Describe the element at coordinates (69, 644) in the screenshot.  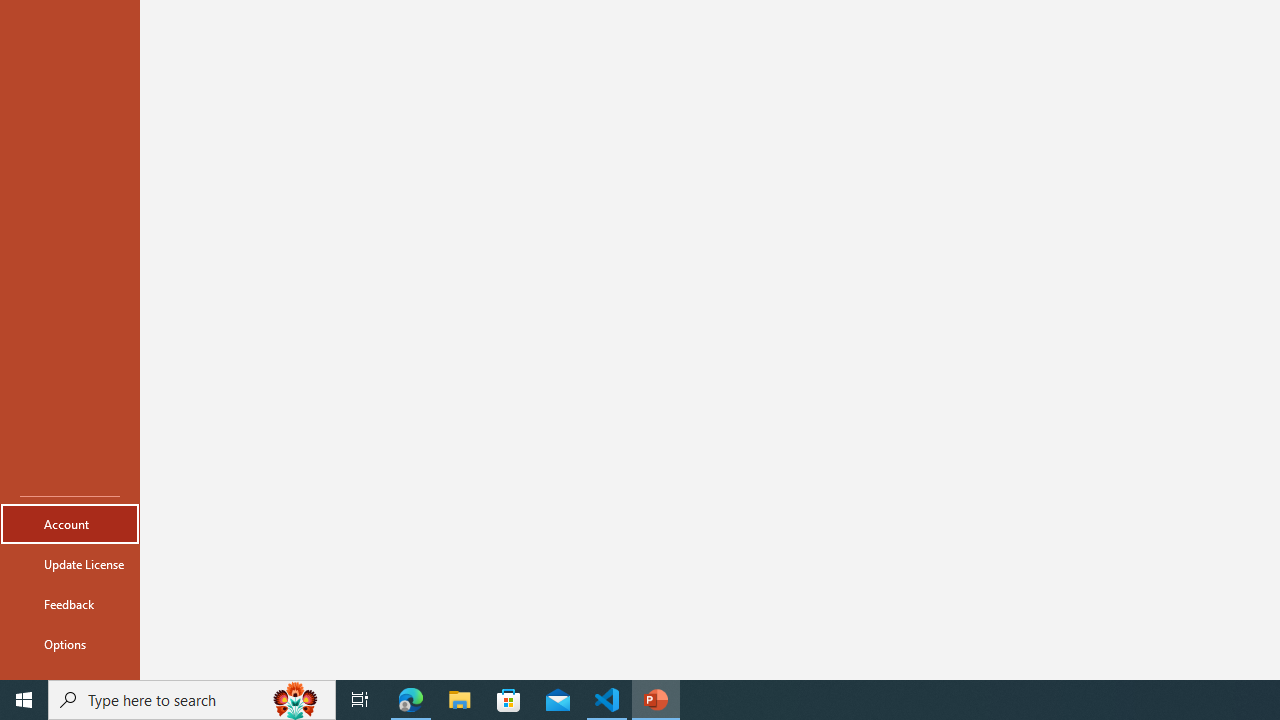
I see `'Options'` at that location.